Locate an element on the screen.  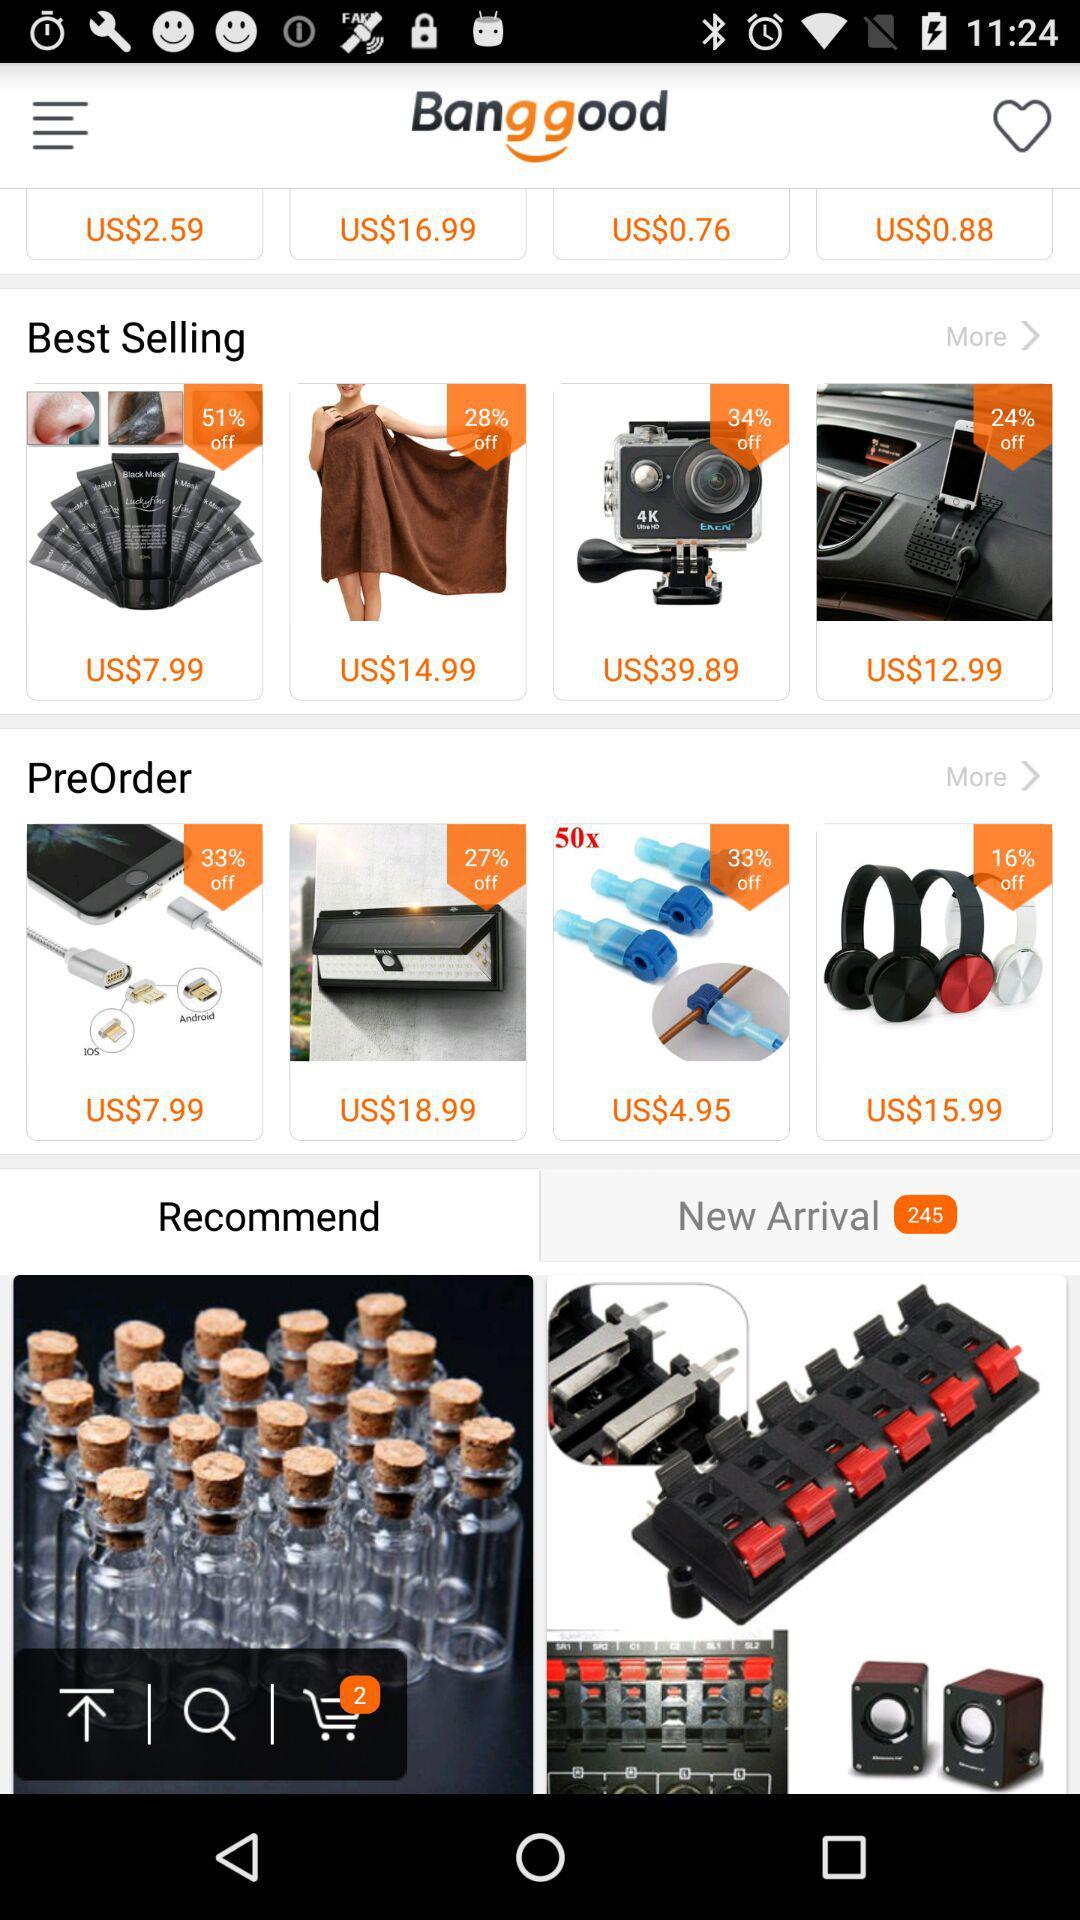
to wishlist is located at coordinates (1022, 124).